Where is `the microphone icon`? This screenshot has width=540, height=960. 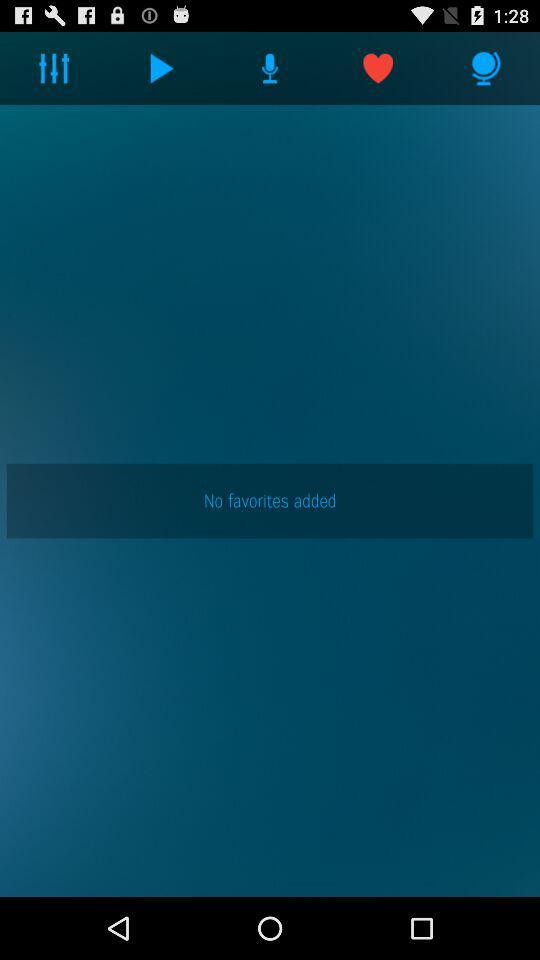
the microphone icon is located at coordinates (485, 72).